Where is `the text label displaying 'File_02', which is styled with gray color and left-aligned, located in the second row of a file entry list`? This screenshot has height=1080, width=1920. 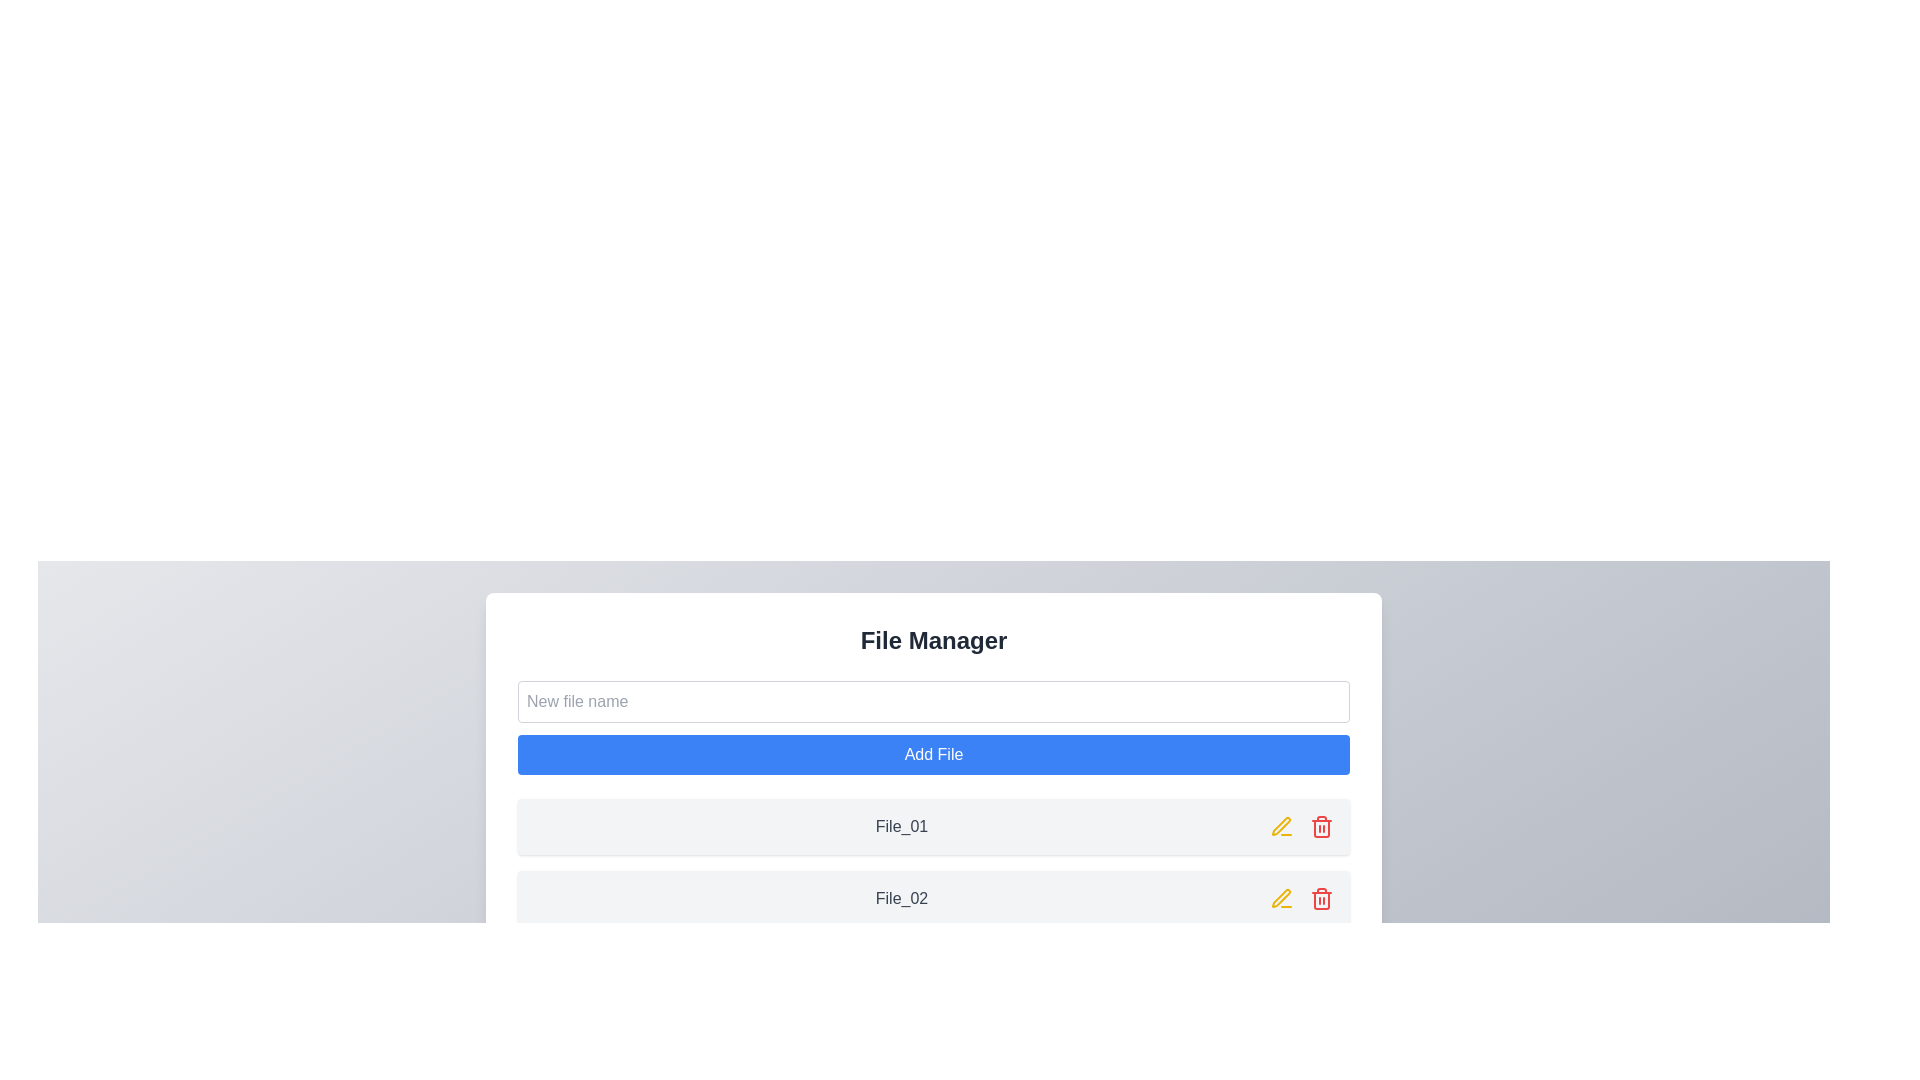
the text label displaying 'File_02', which is styled with gray color and left-aligned, located in the second row of a file entry list is located at coordinates (901, 897).